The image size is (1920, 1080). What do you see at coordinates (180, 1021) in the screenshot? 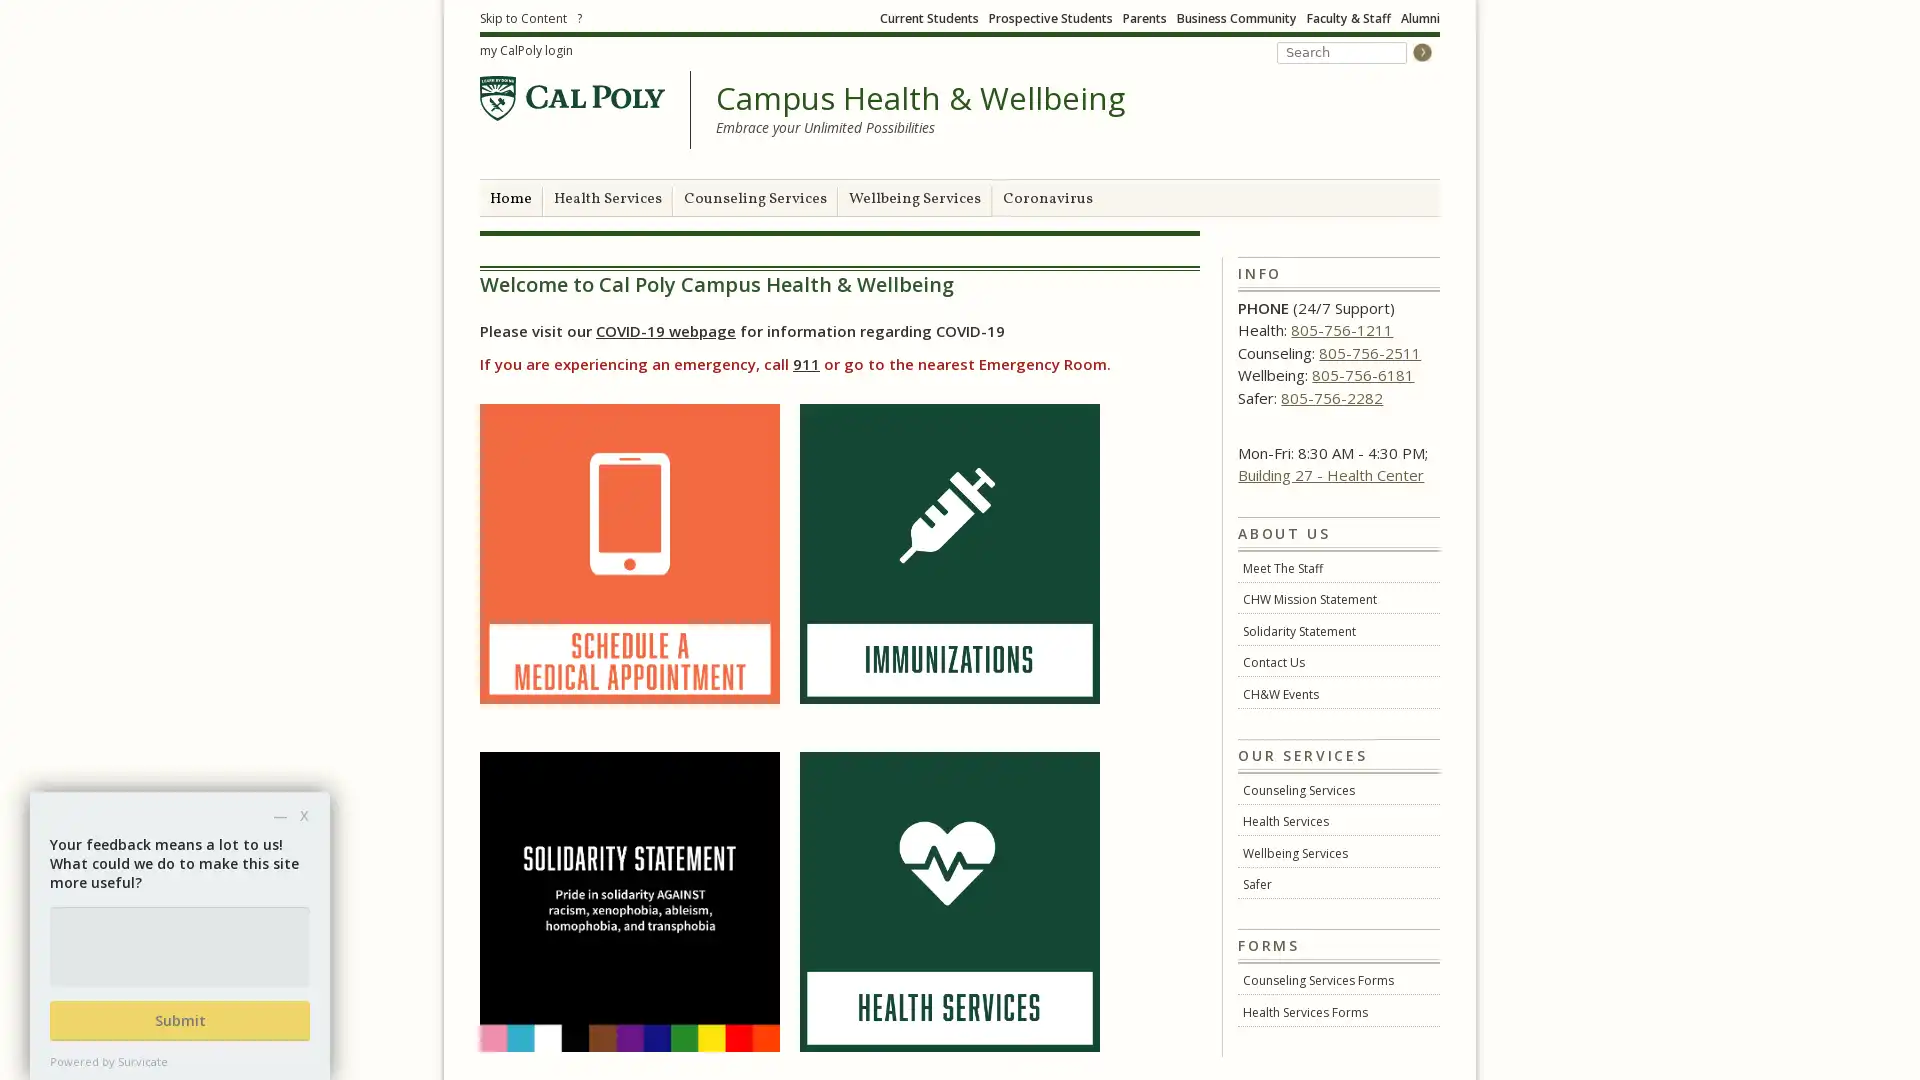
I see `Submit` at bounding box center [180, 1021].